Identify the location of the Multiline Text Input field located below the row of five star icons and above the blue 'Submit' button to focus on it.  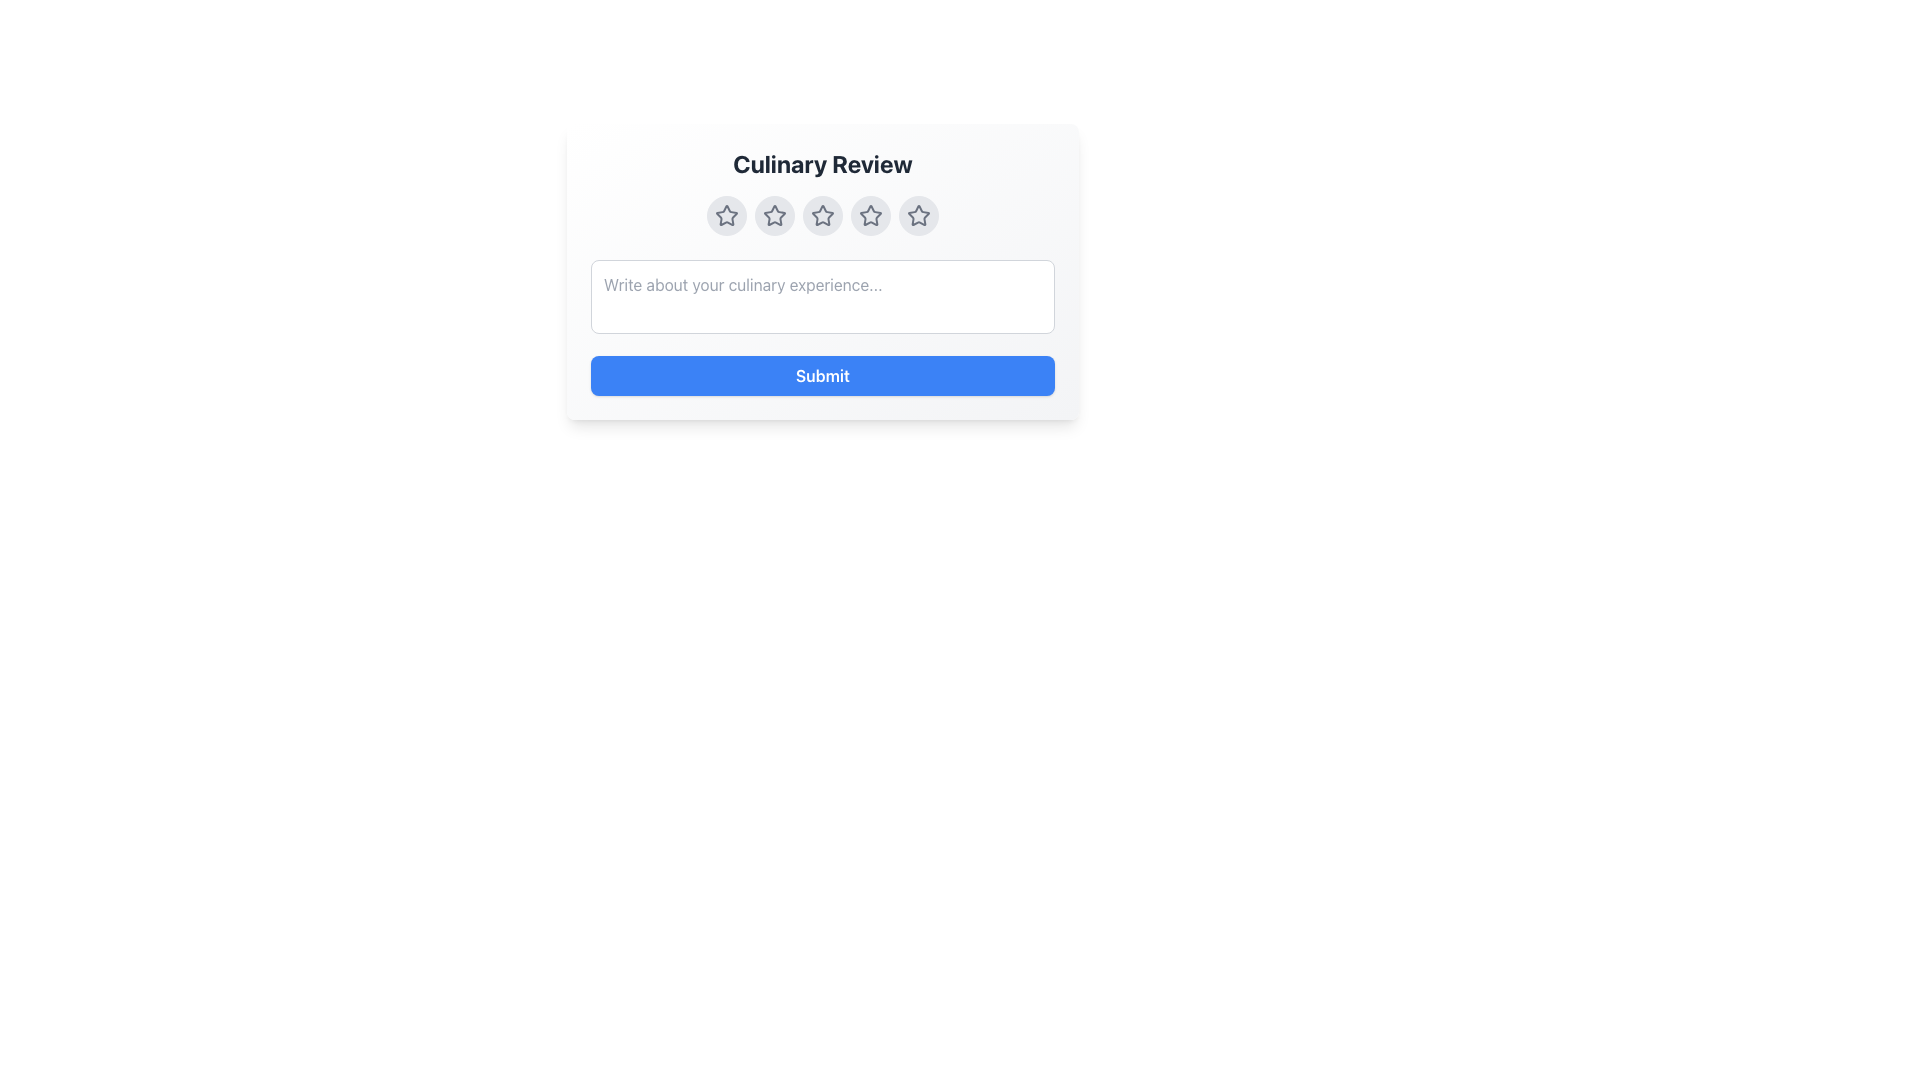
(822, 297).